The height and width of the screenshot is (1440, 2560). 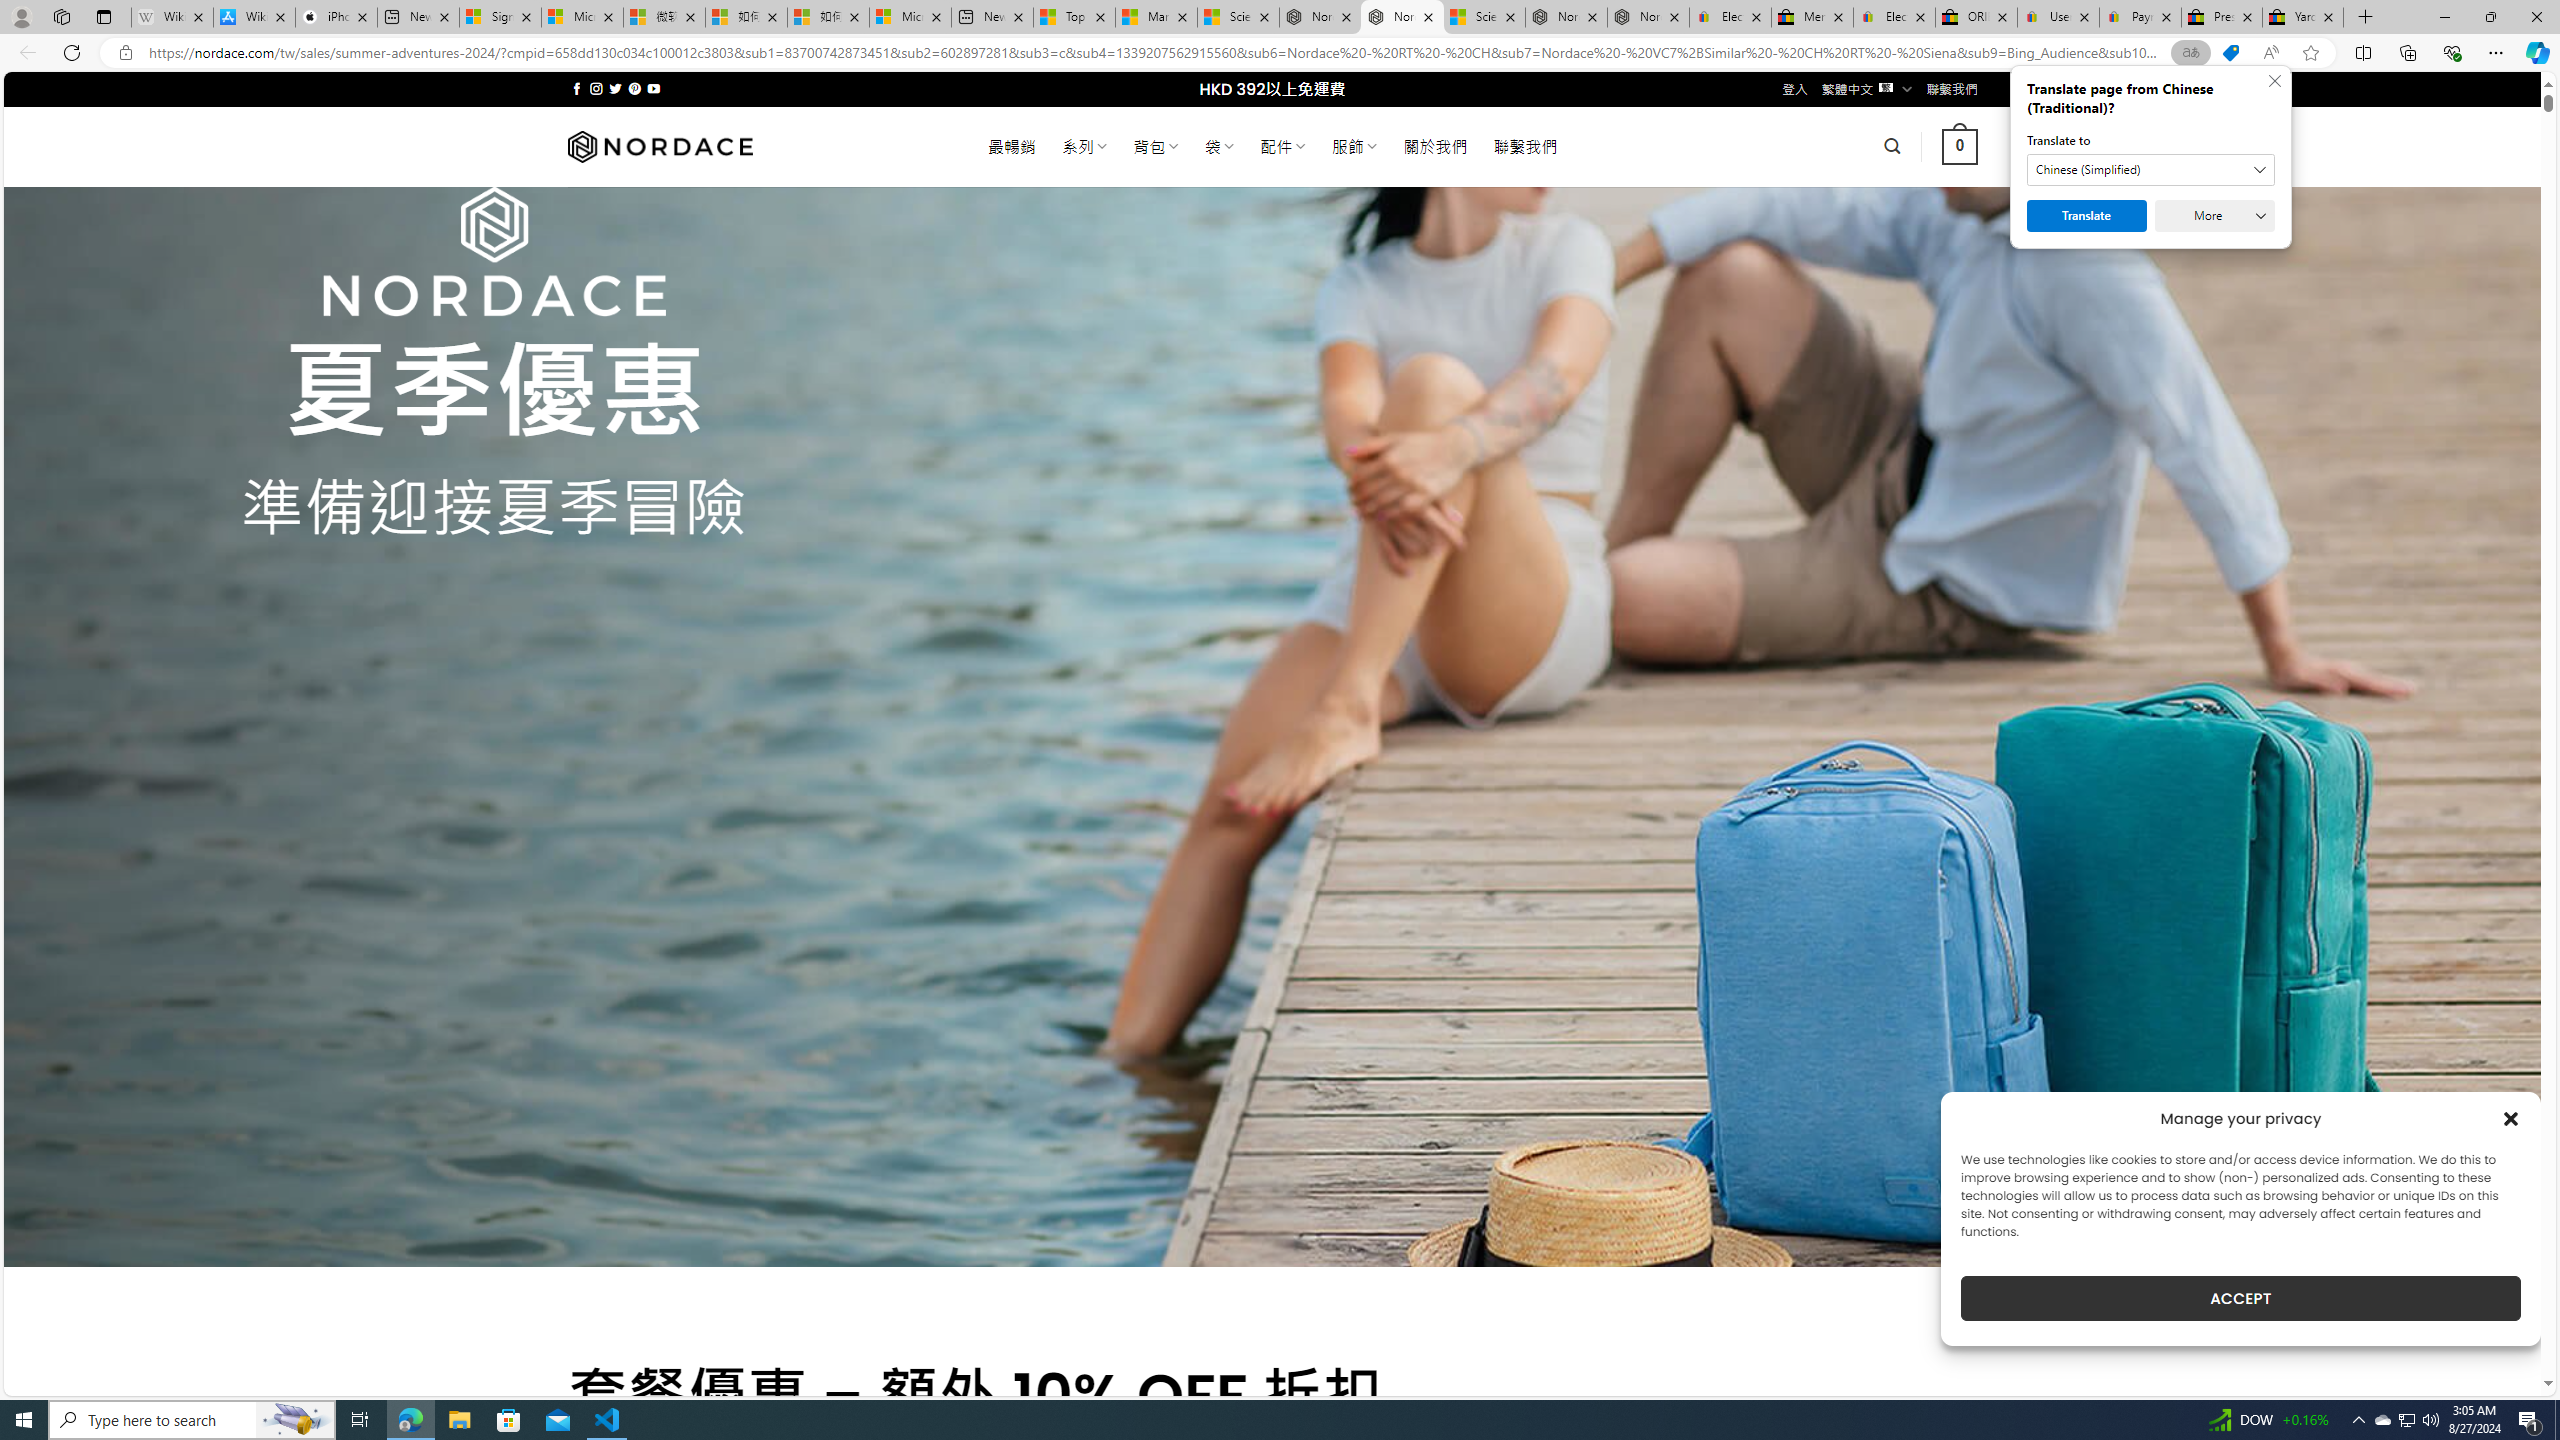 What do you see at coordinates (2241, 1298) in the screenshot?
I see `'ACCEPT'` at bounding box center [2241, 1298].